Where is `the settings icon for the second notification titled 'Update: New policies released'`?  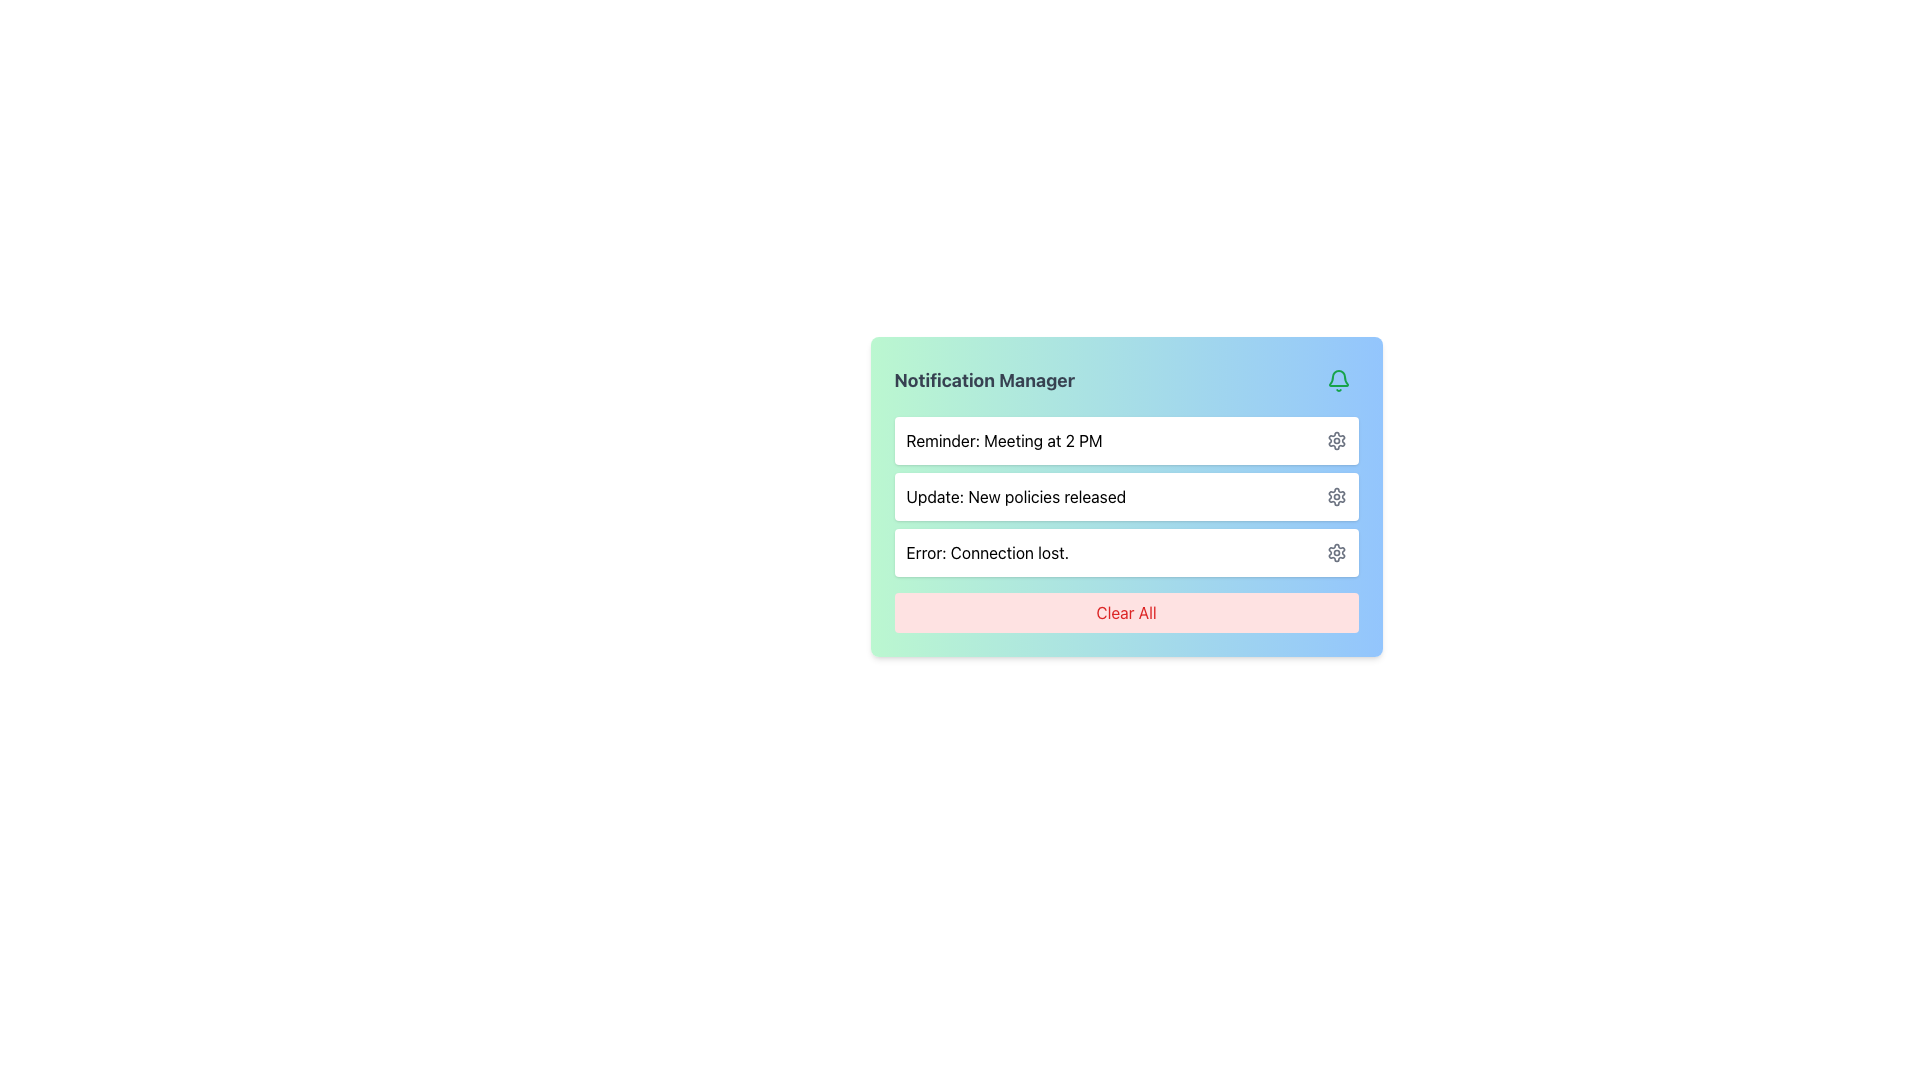
the settings icon for the second notification titled 'Update: New policies released' is located at coordinates (1336, 496).